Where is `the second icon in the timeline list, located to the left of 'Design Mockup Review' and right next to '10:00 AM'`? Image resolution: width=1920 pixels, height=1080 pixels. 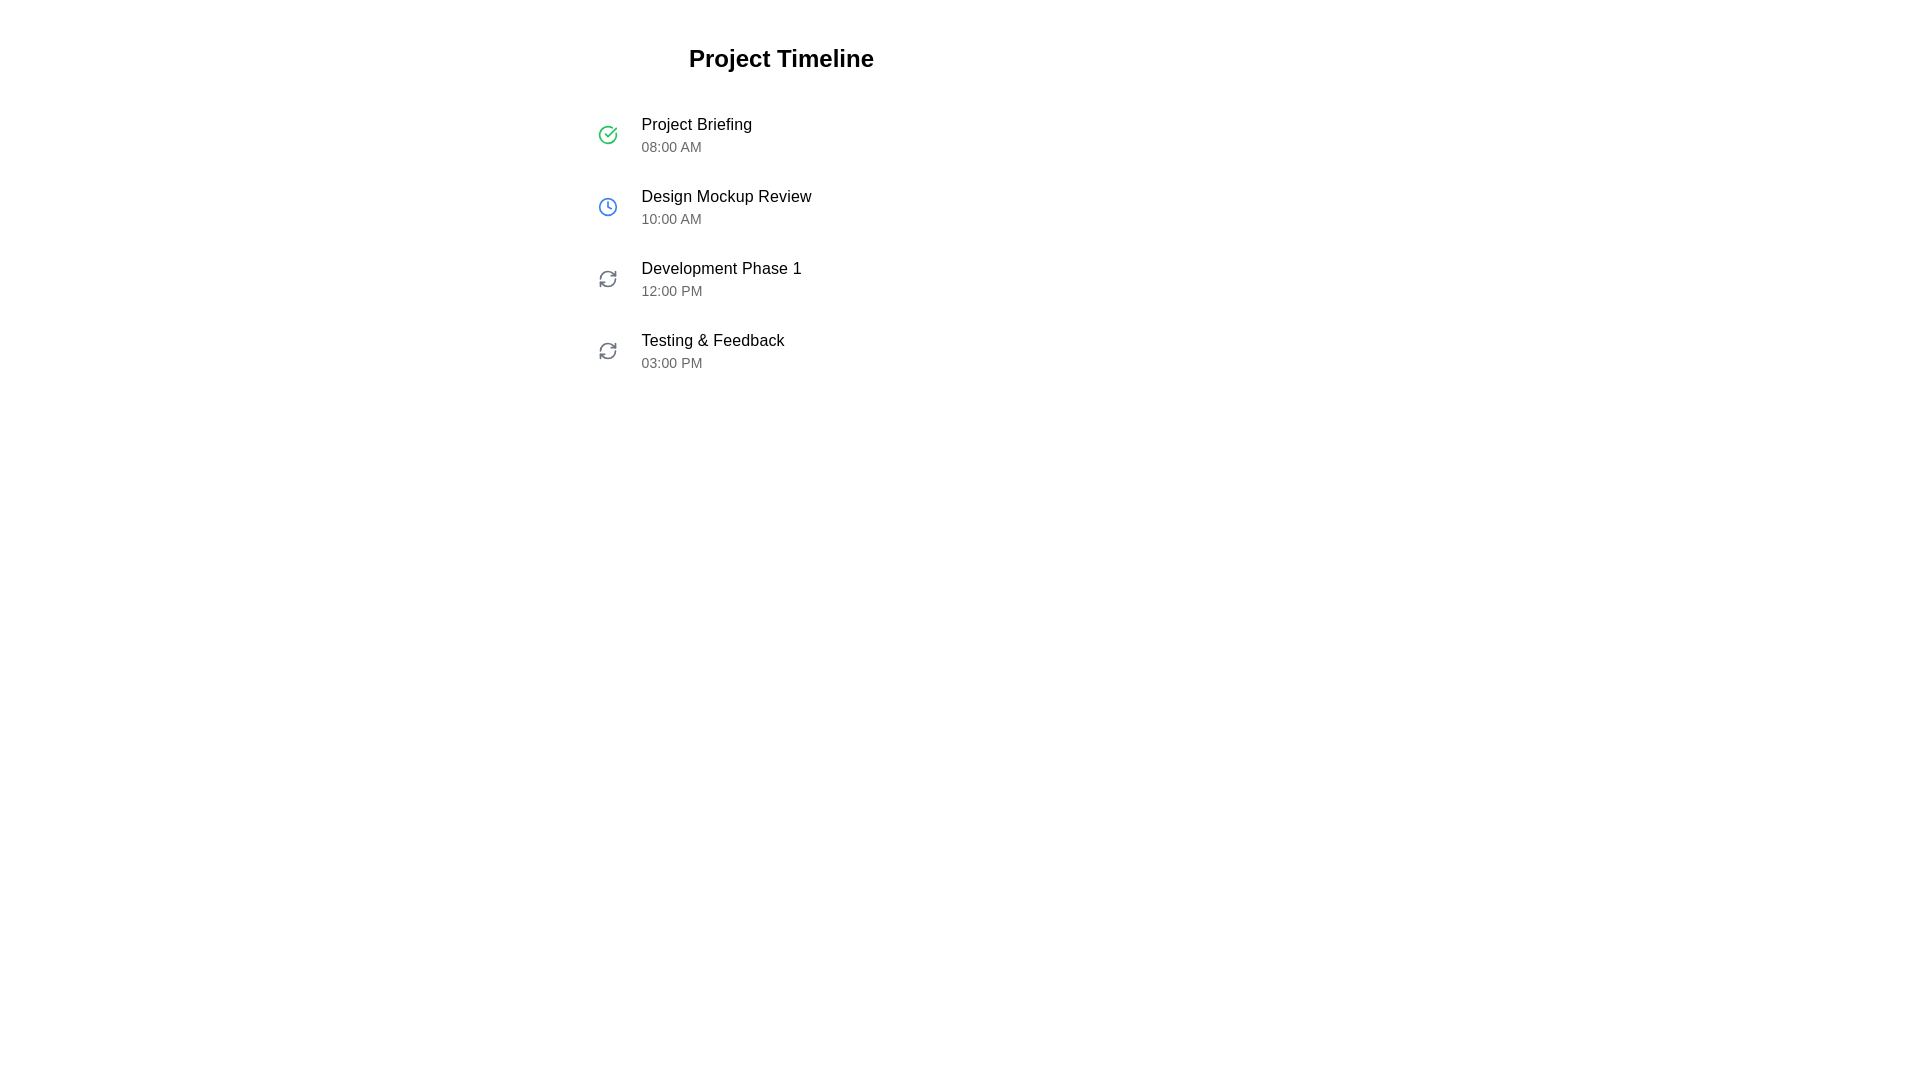
the second icon in the timeline list, located to the left of 'Design Mockup Review' and right next to '10:00 AM' is located at coordinates (606, 207).